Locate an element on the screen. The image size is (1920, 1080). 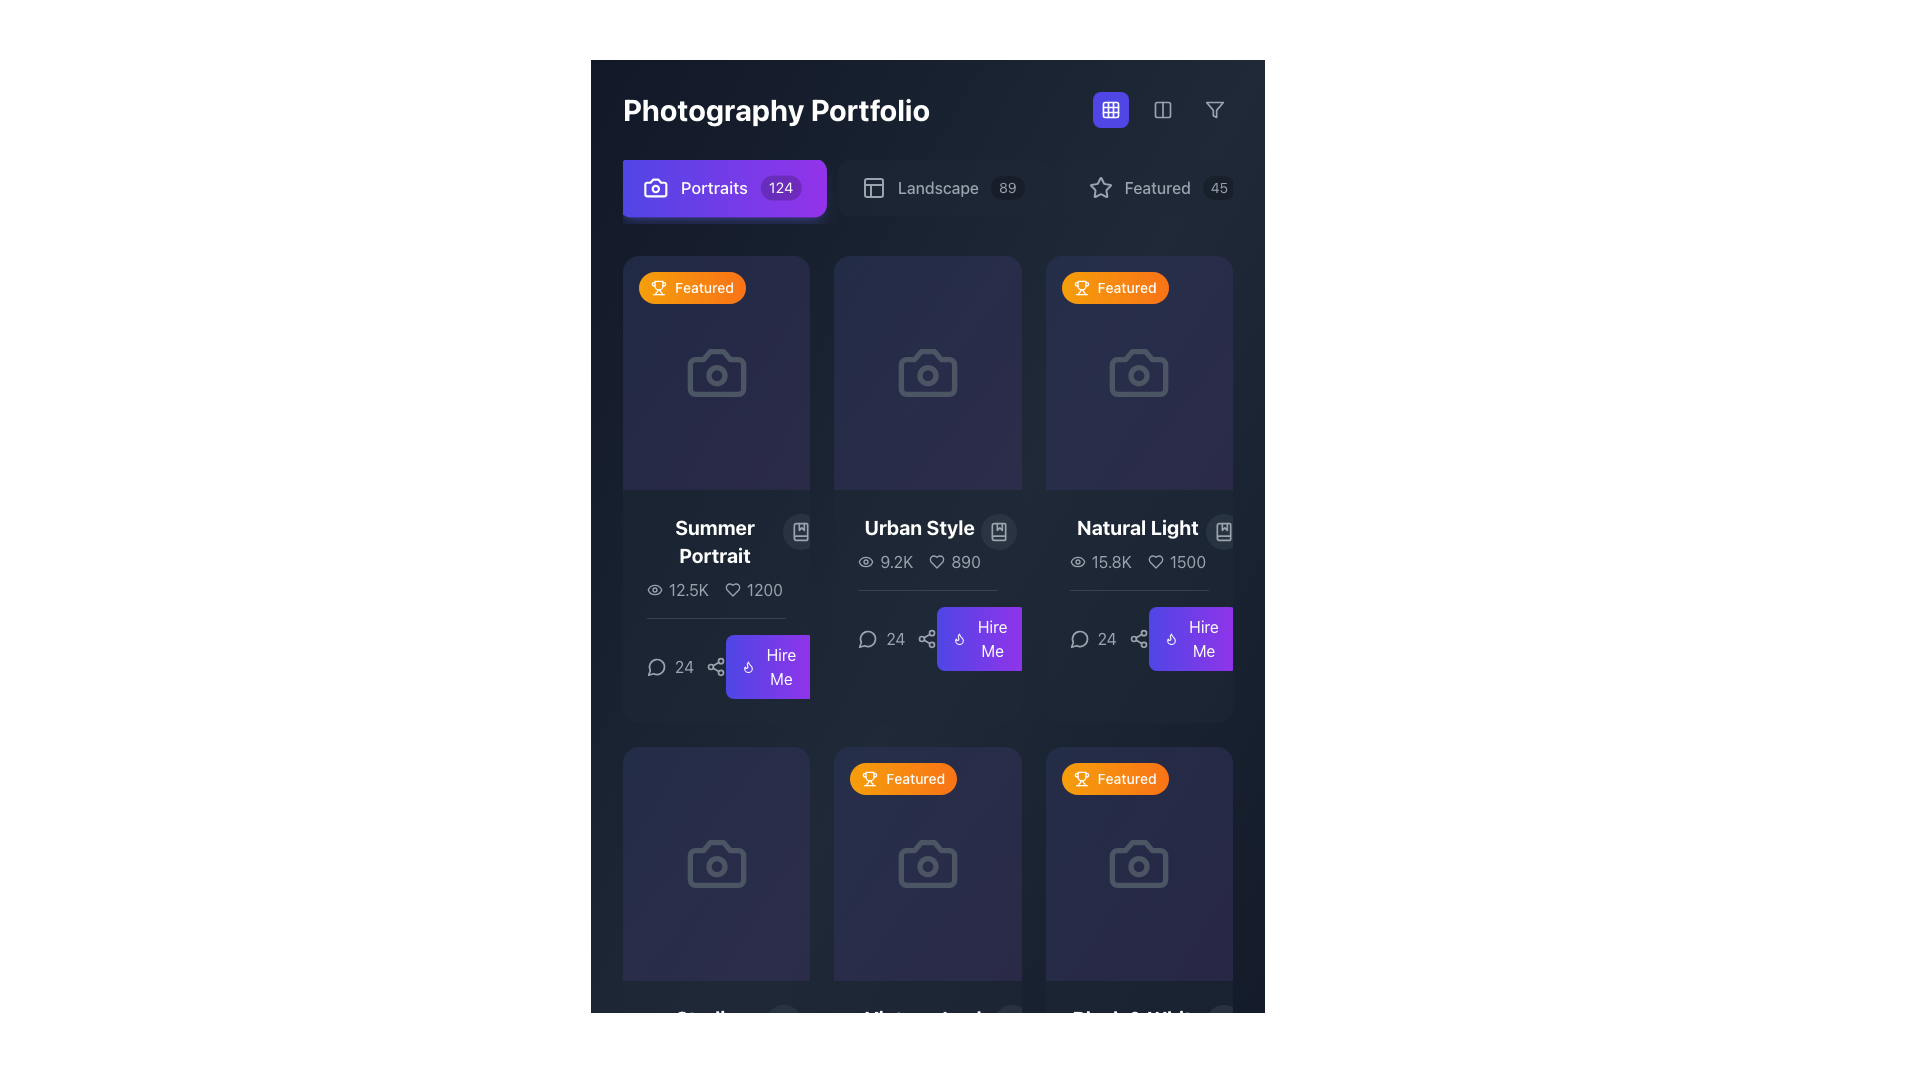
the decorative or functional 'like' icon located to the left of the numeric text '1200' beneath the title 'Summer Portrait' is located at coordinates (731, 589).